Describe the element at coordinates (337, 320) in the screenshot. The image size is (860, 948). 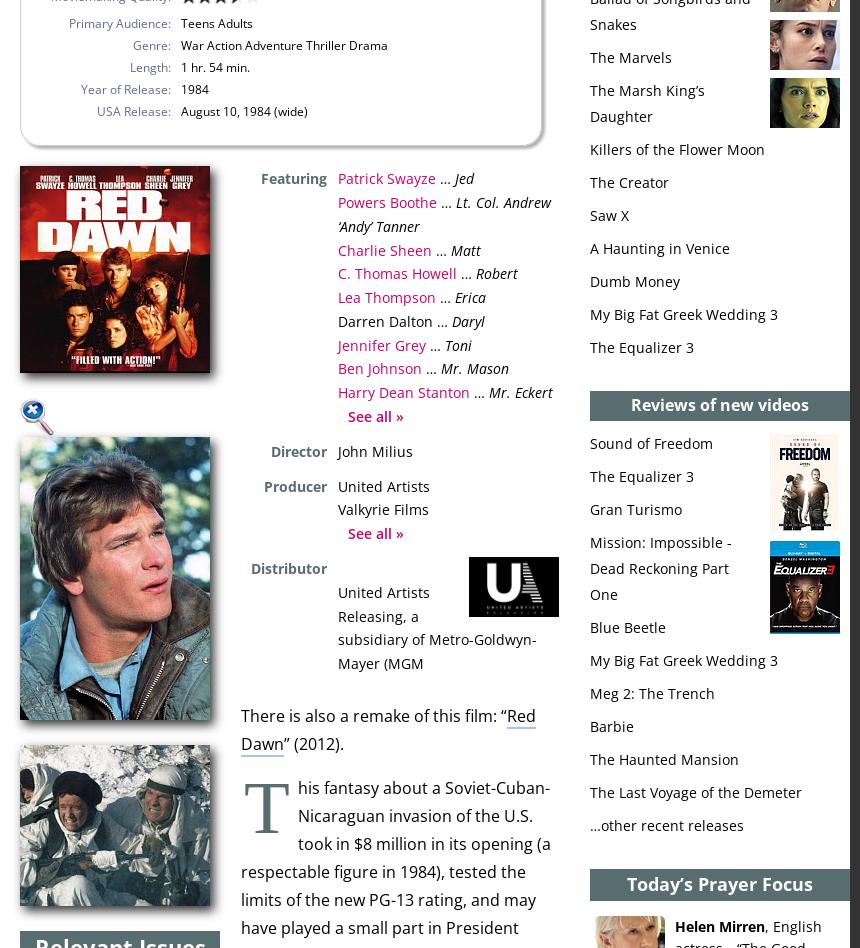
I see `'Darren Dalton …'` at that location.